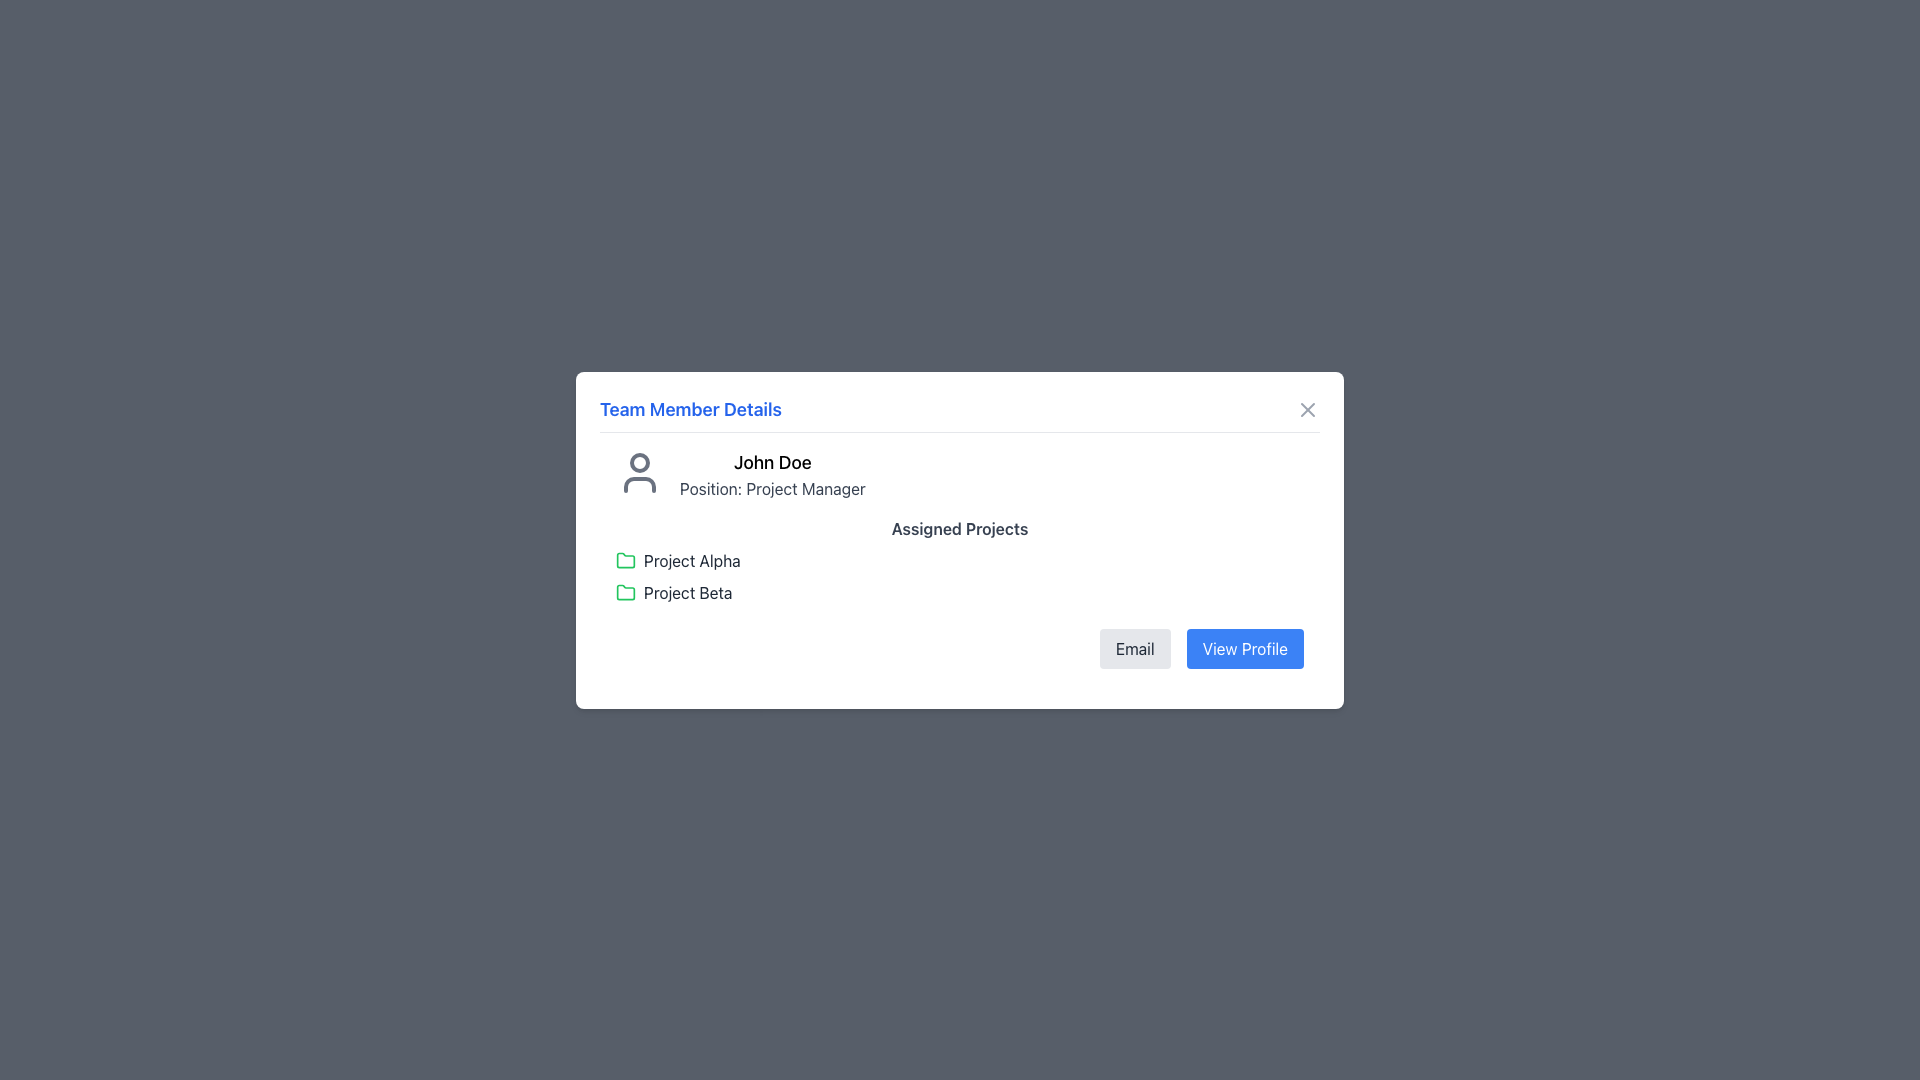 This screenshot has width=1920, height=1080. What do you see at coordinates (624, 559) in the screenshot?
I see `the folder icon representing 'Project Alpha'` at bounding box center [624, 559].